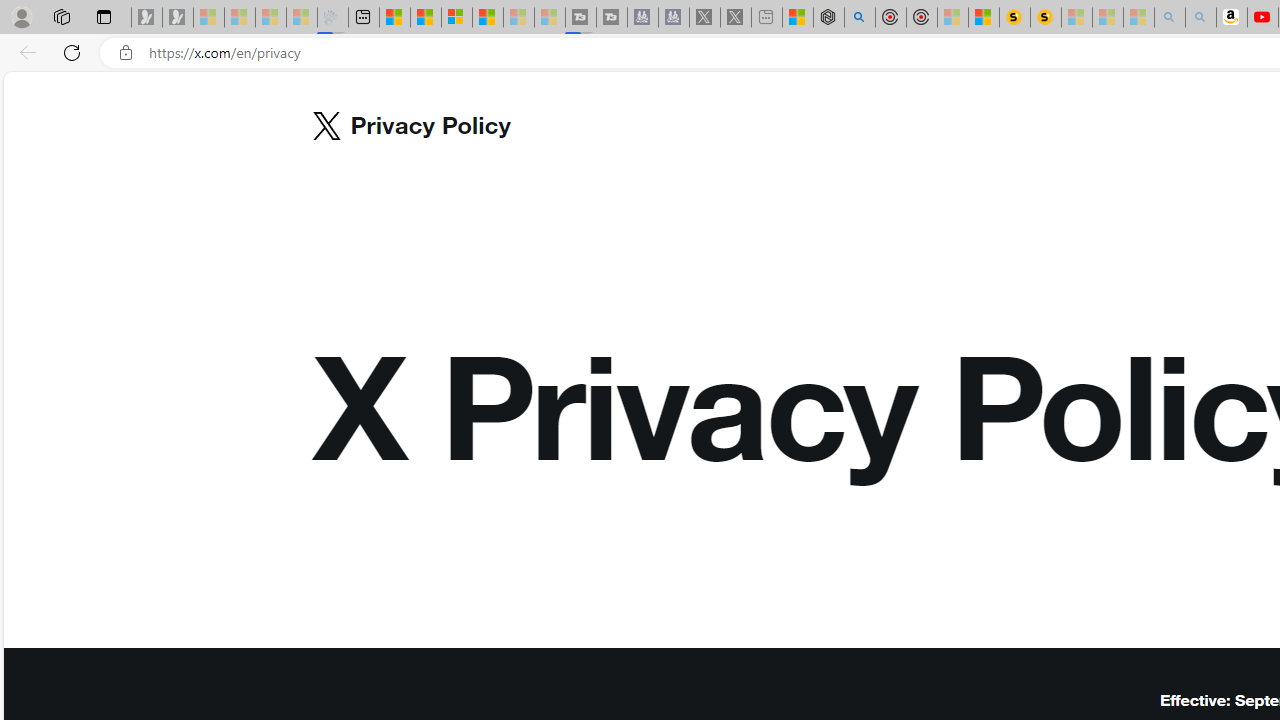  I want to click on 'amazon - Search - Sleeping', so click(1169, 17).